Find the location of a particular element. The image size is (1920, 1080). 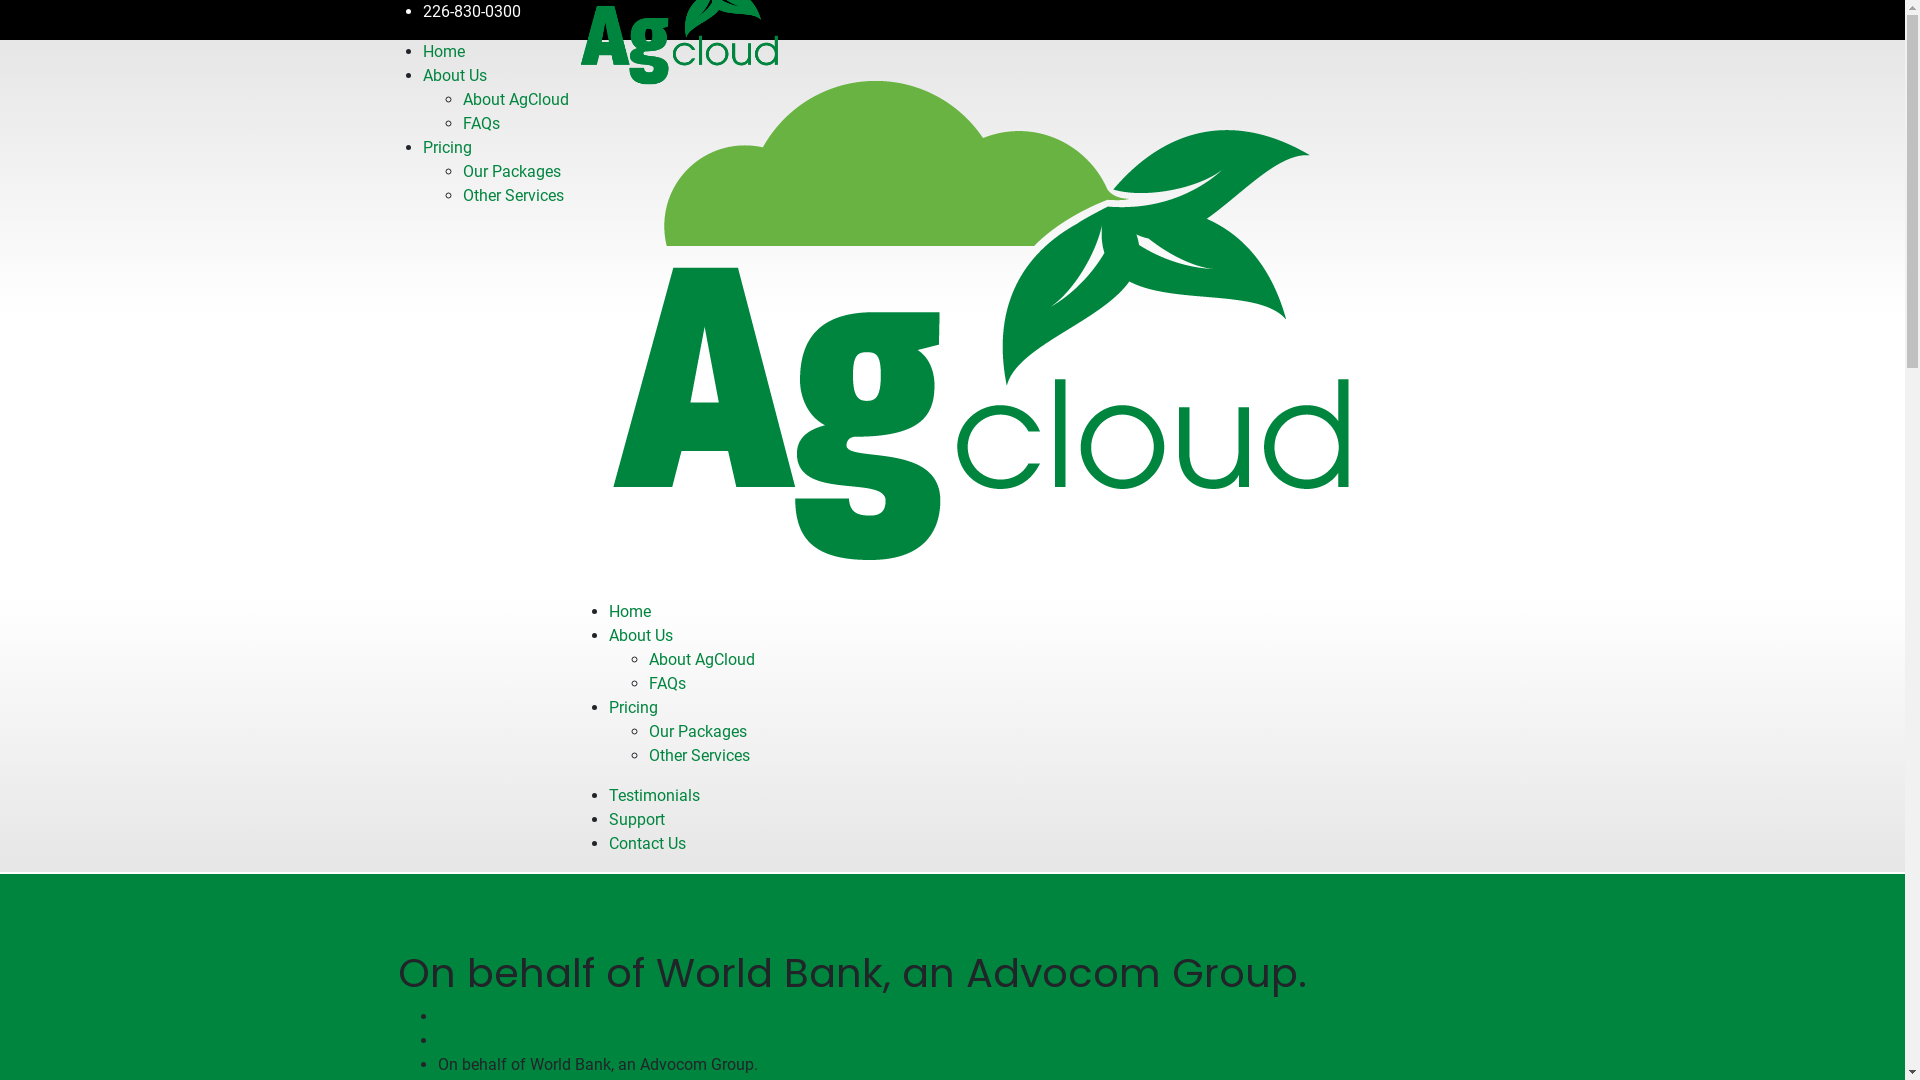

'Pricing' is located at coordinates (445, 146).